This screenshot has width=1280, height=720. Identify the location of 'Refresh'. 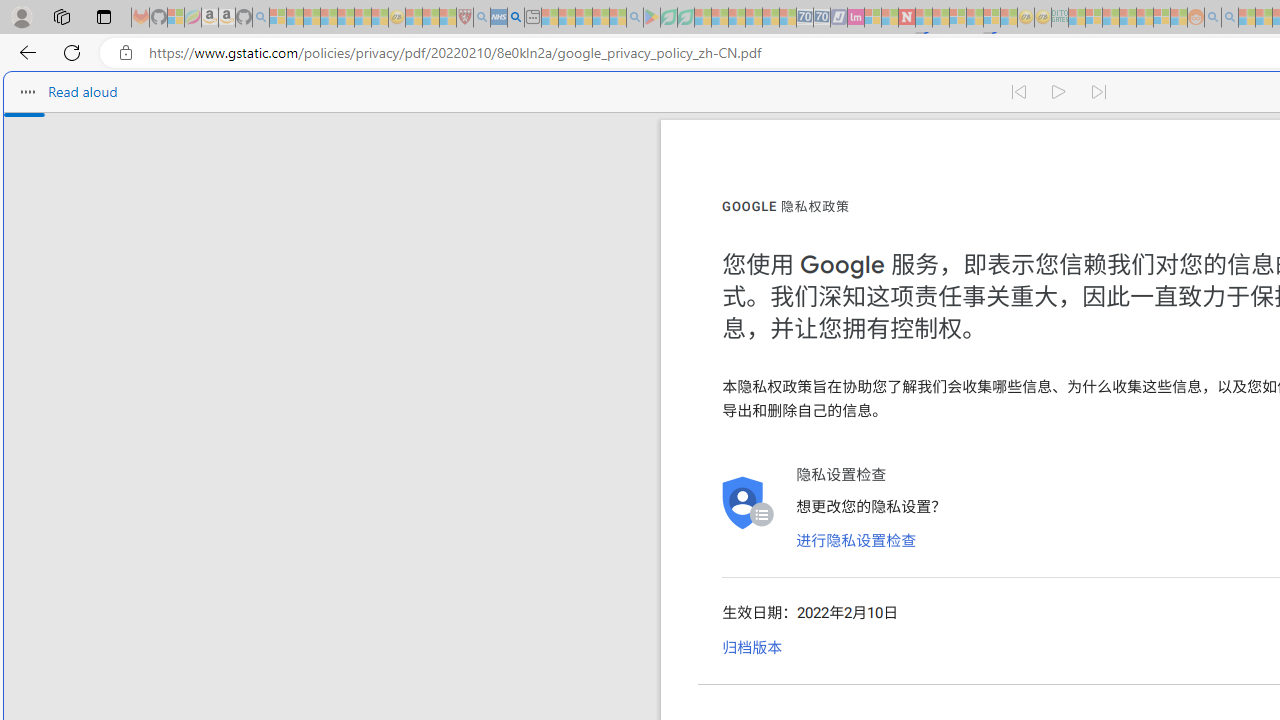
(72, 51).